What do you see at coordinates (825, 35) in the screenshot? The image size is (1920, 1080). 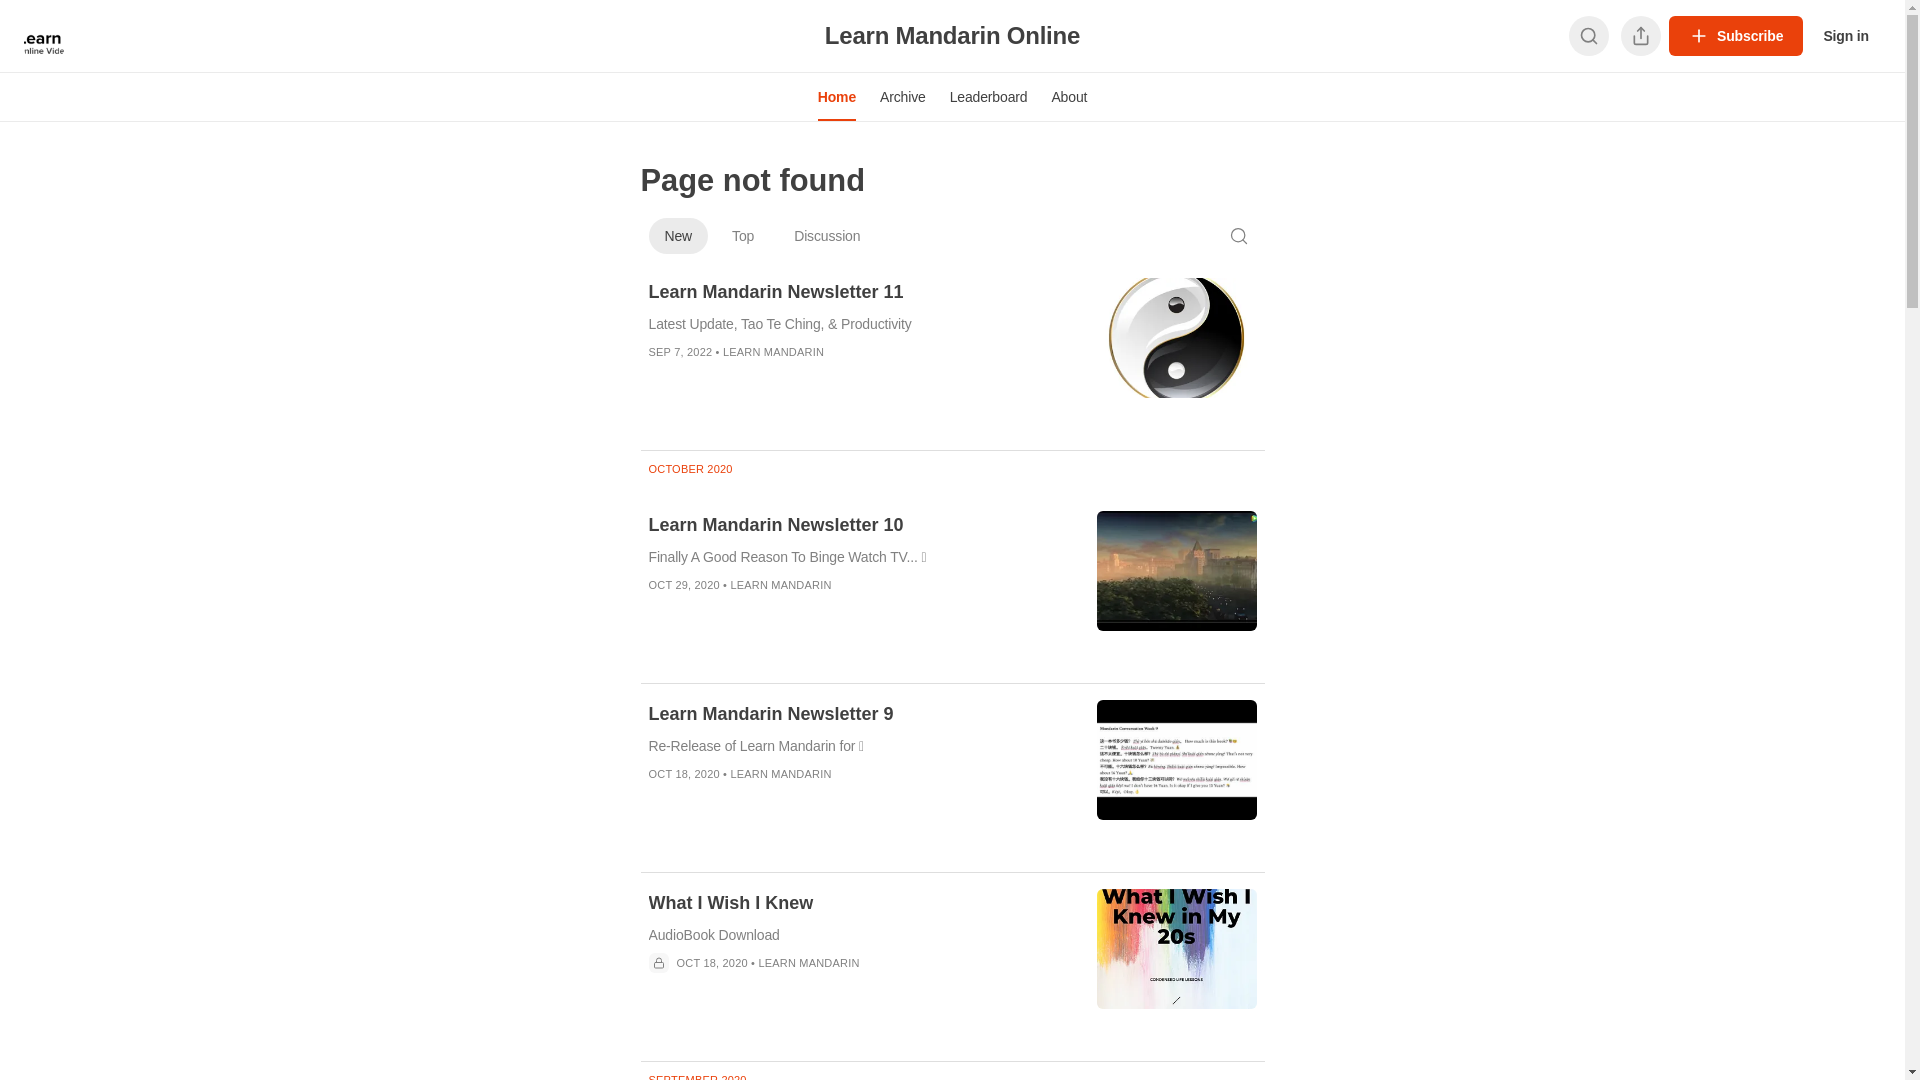 I see `'Learn Mandarin Online'` at bounding box center [825, 35].